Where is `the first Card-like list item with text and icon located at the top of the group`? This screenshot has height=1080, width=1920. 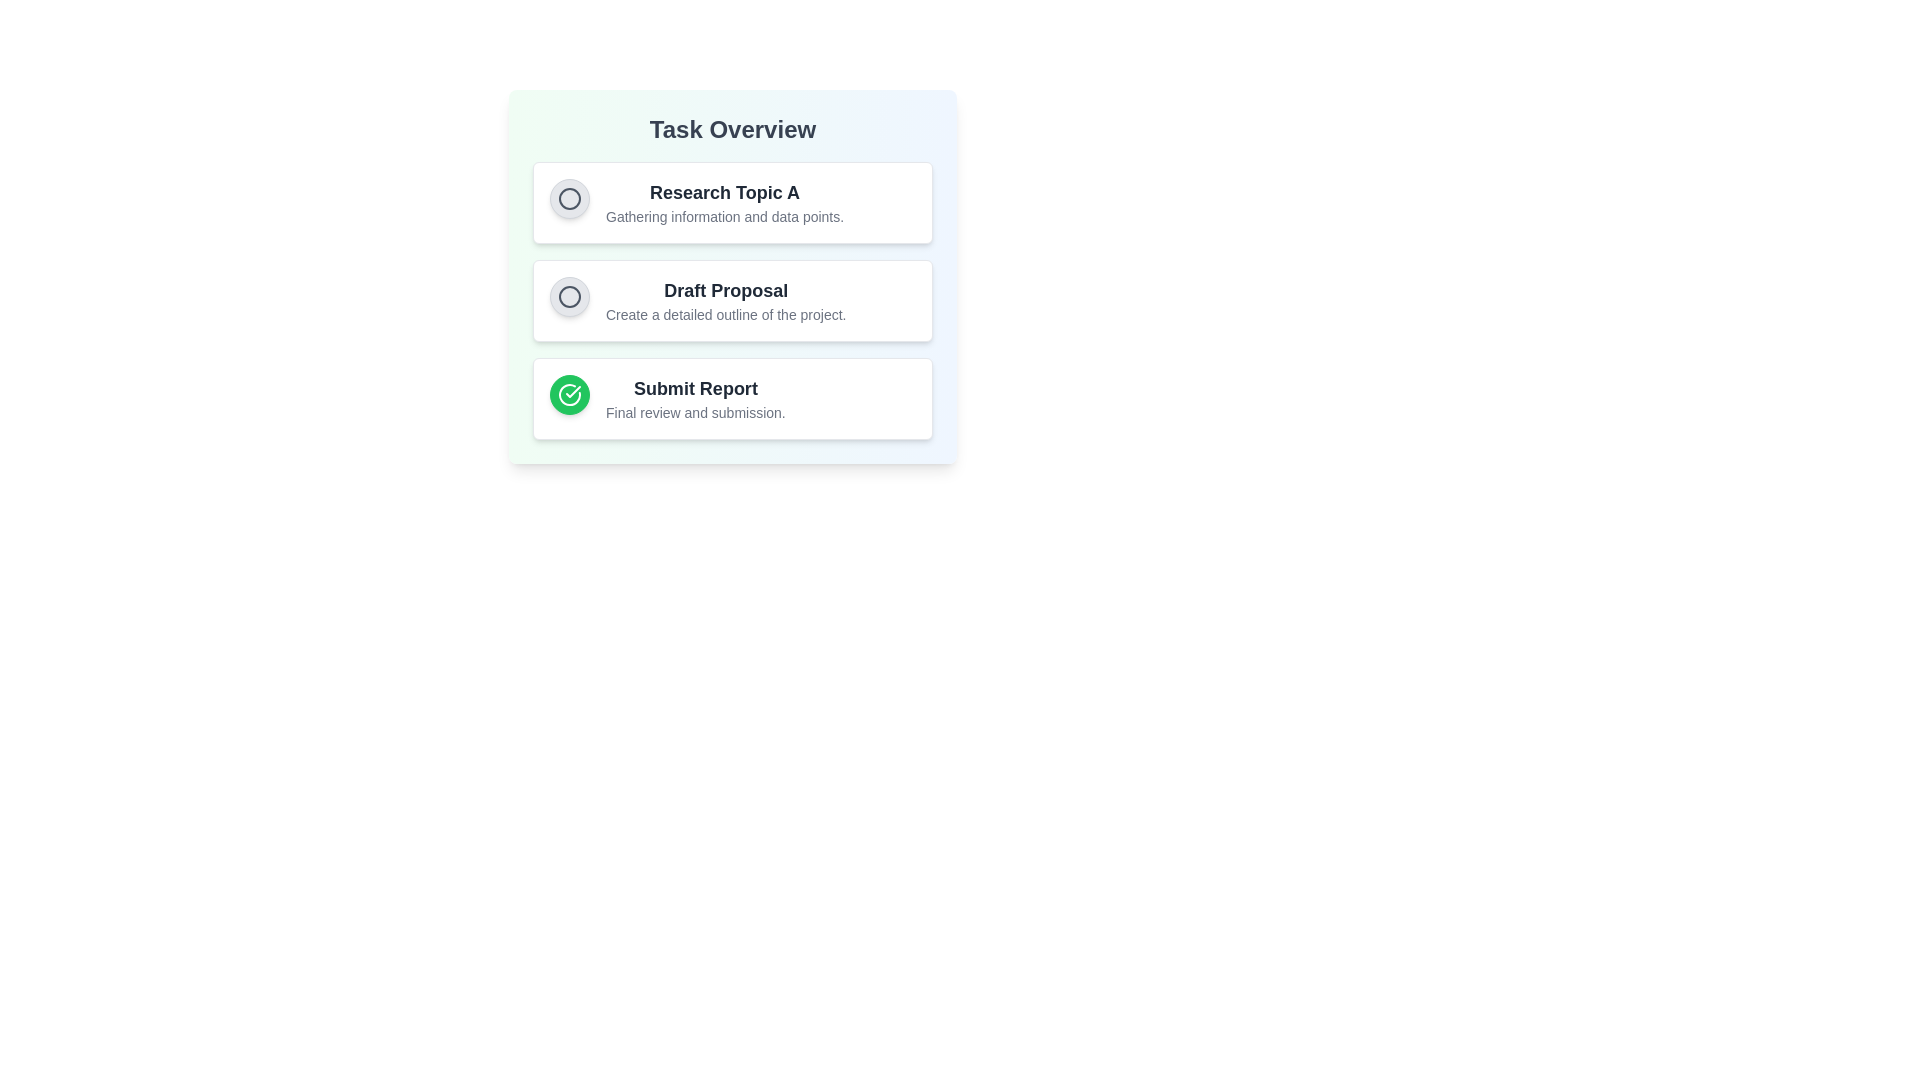
the first Card-like list item with text and icon located at the top of the group is located at coordinates (732, 203).